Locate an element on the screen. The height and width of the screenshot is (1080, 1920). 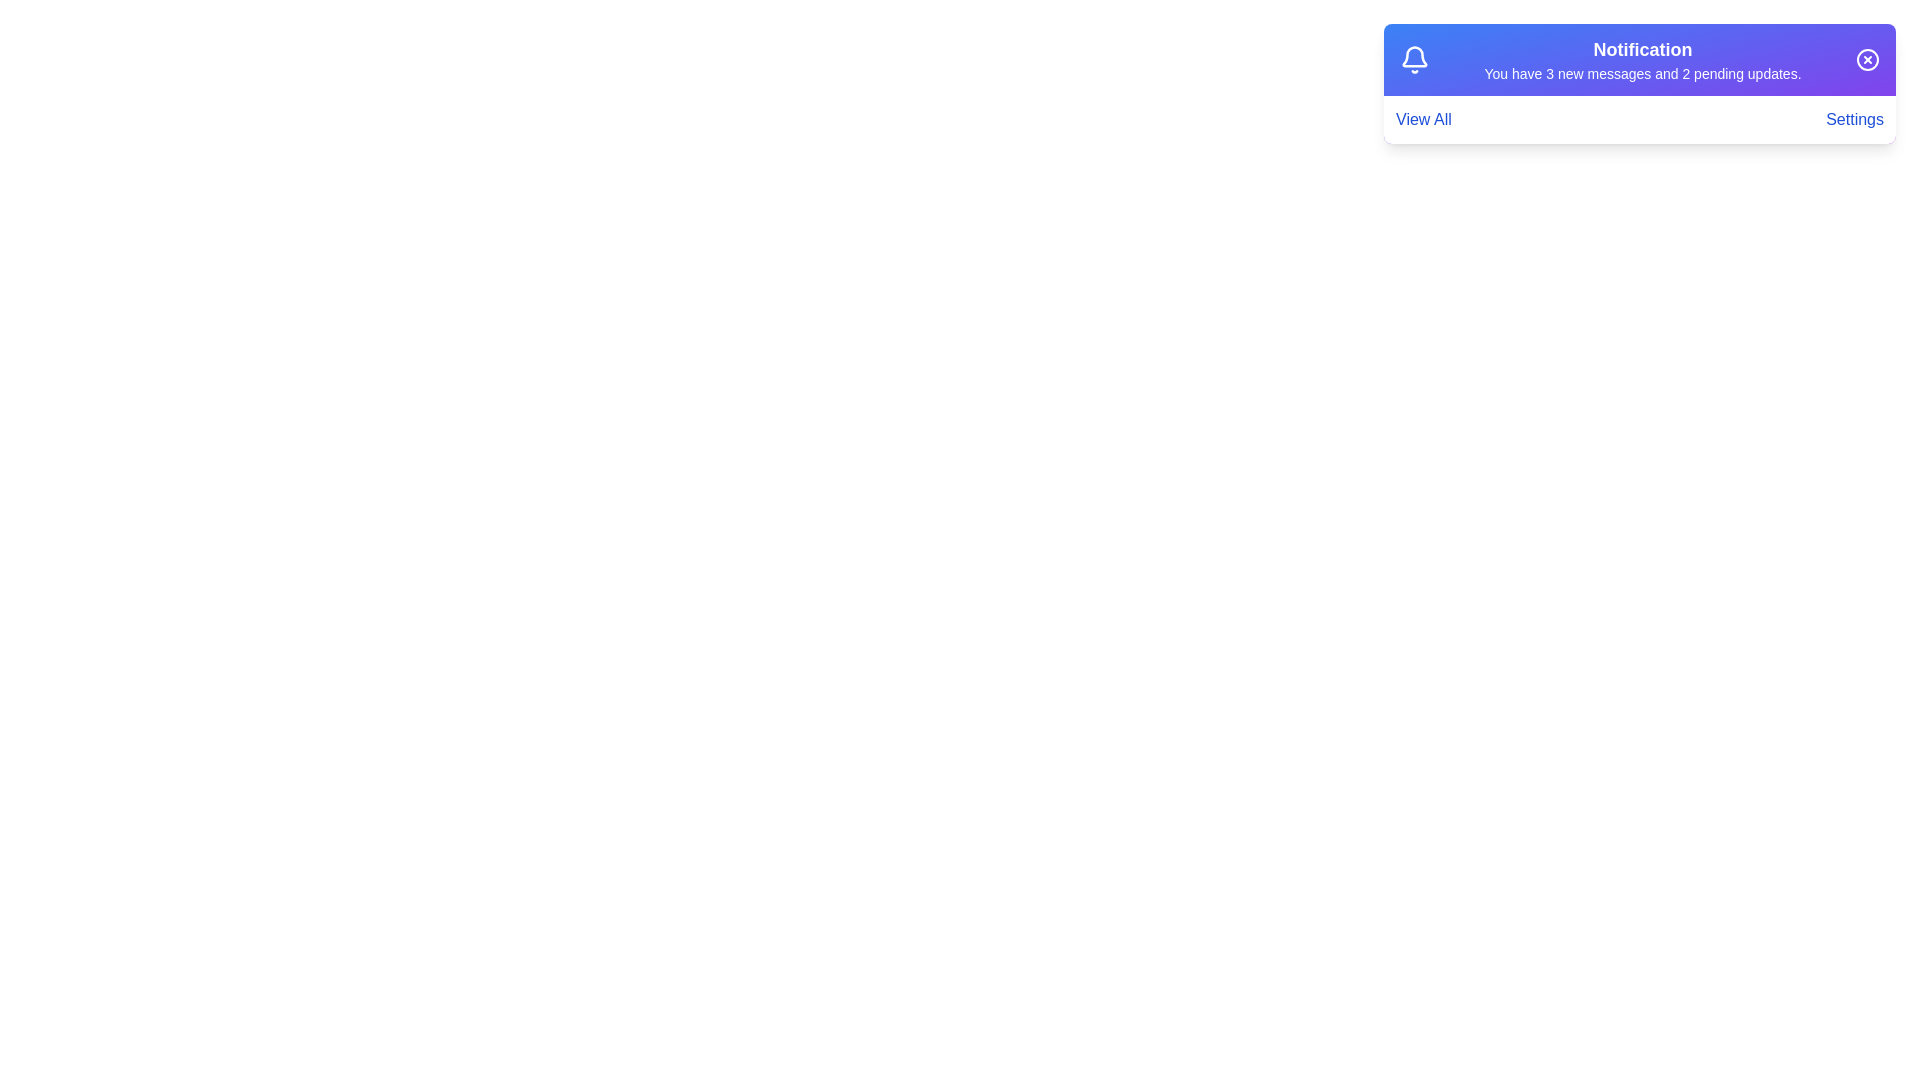
the interactive element Settings to observe its hover effect is located at coordinates (1854, 119).